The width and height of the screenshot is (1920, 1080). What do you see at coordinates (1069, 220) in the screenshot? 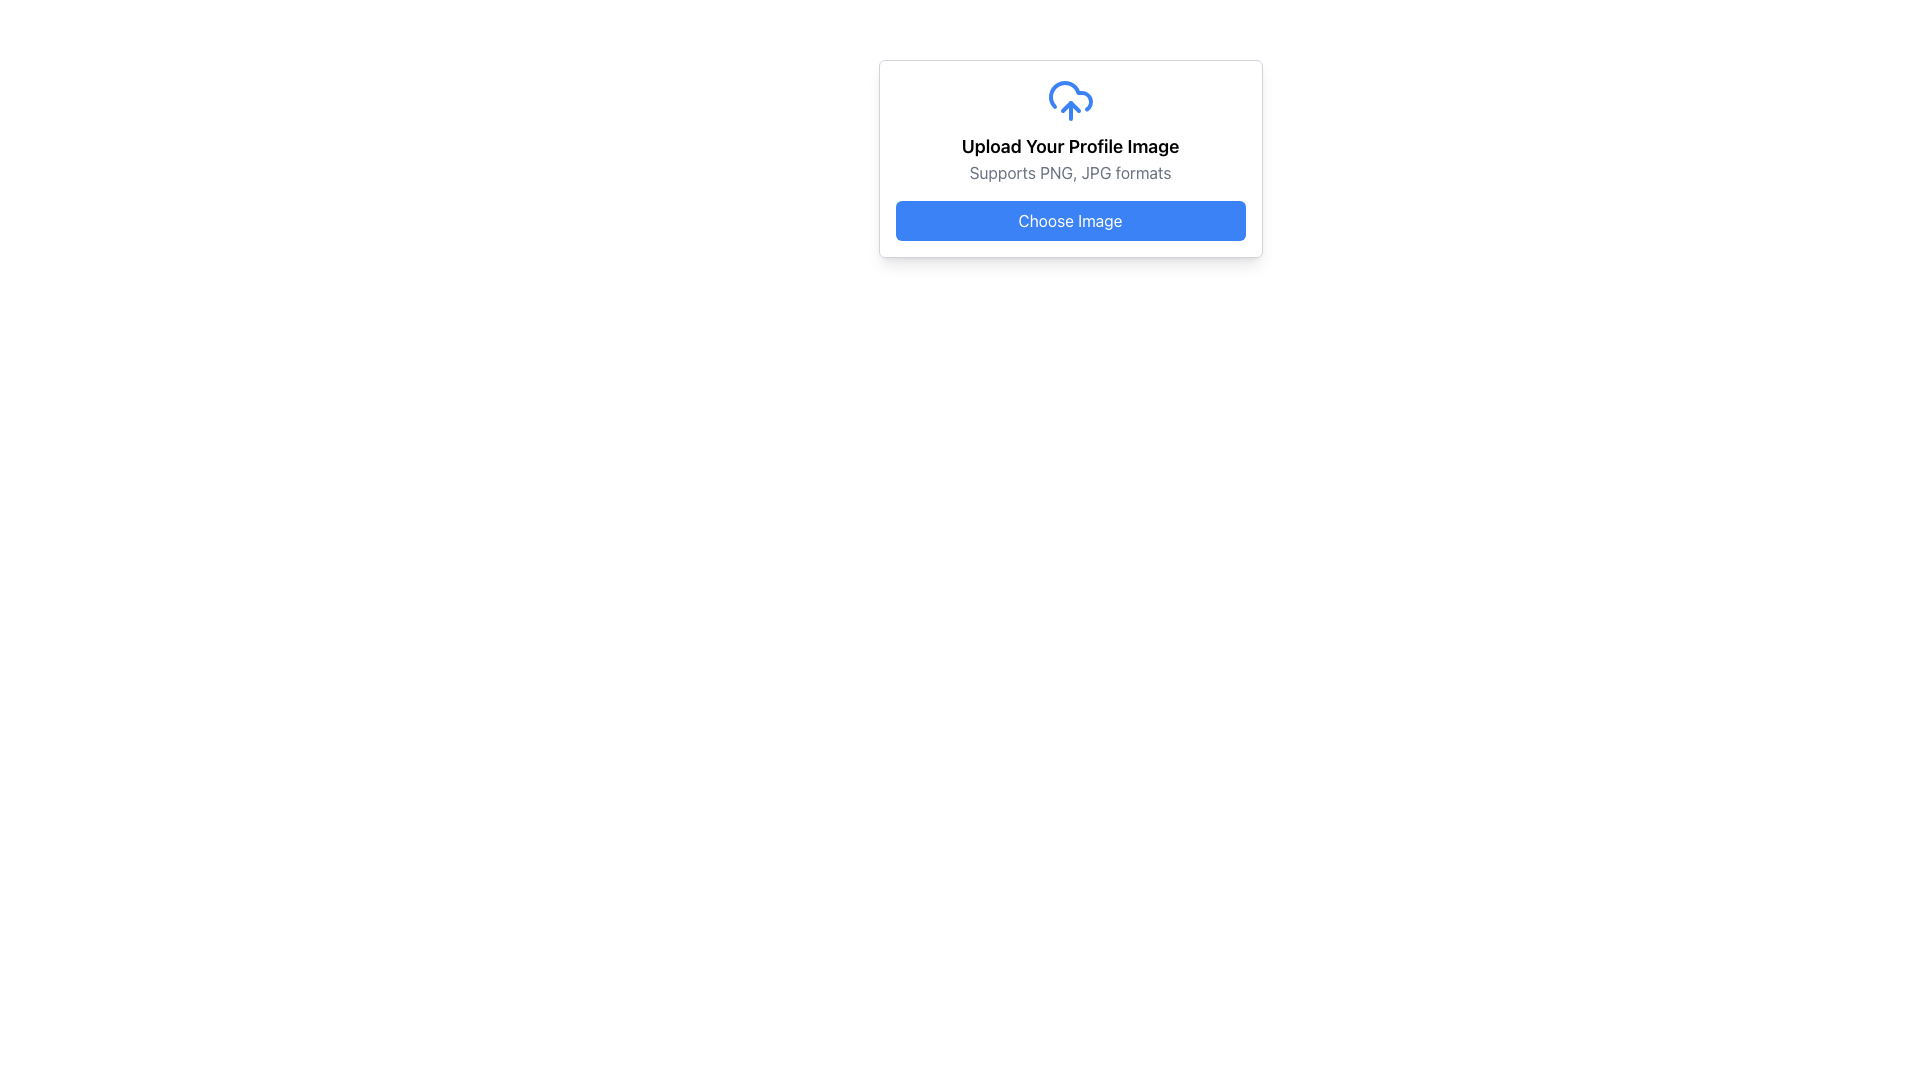
I see `the rectangular 'Choose Image' button with a blue background and white text` at bounding box center [1069, 220].